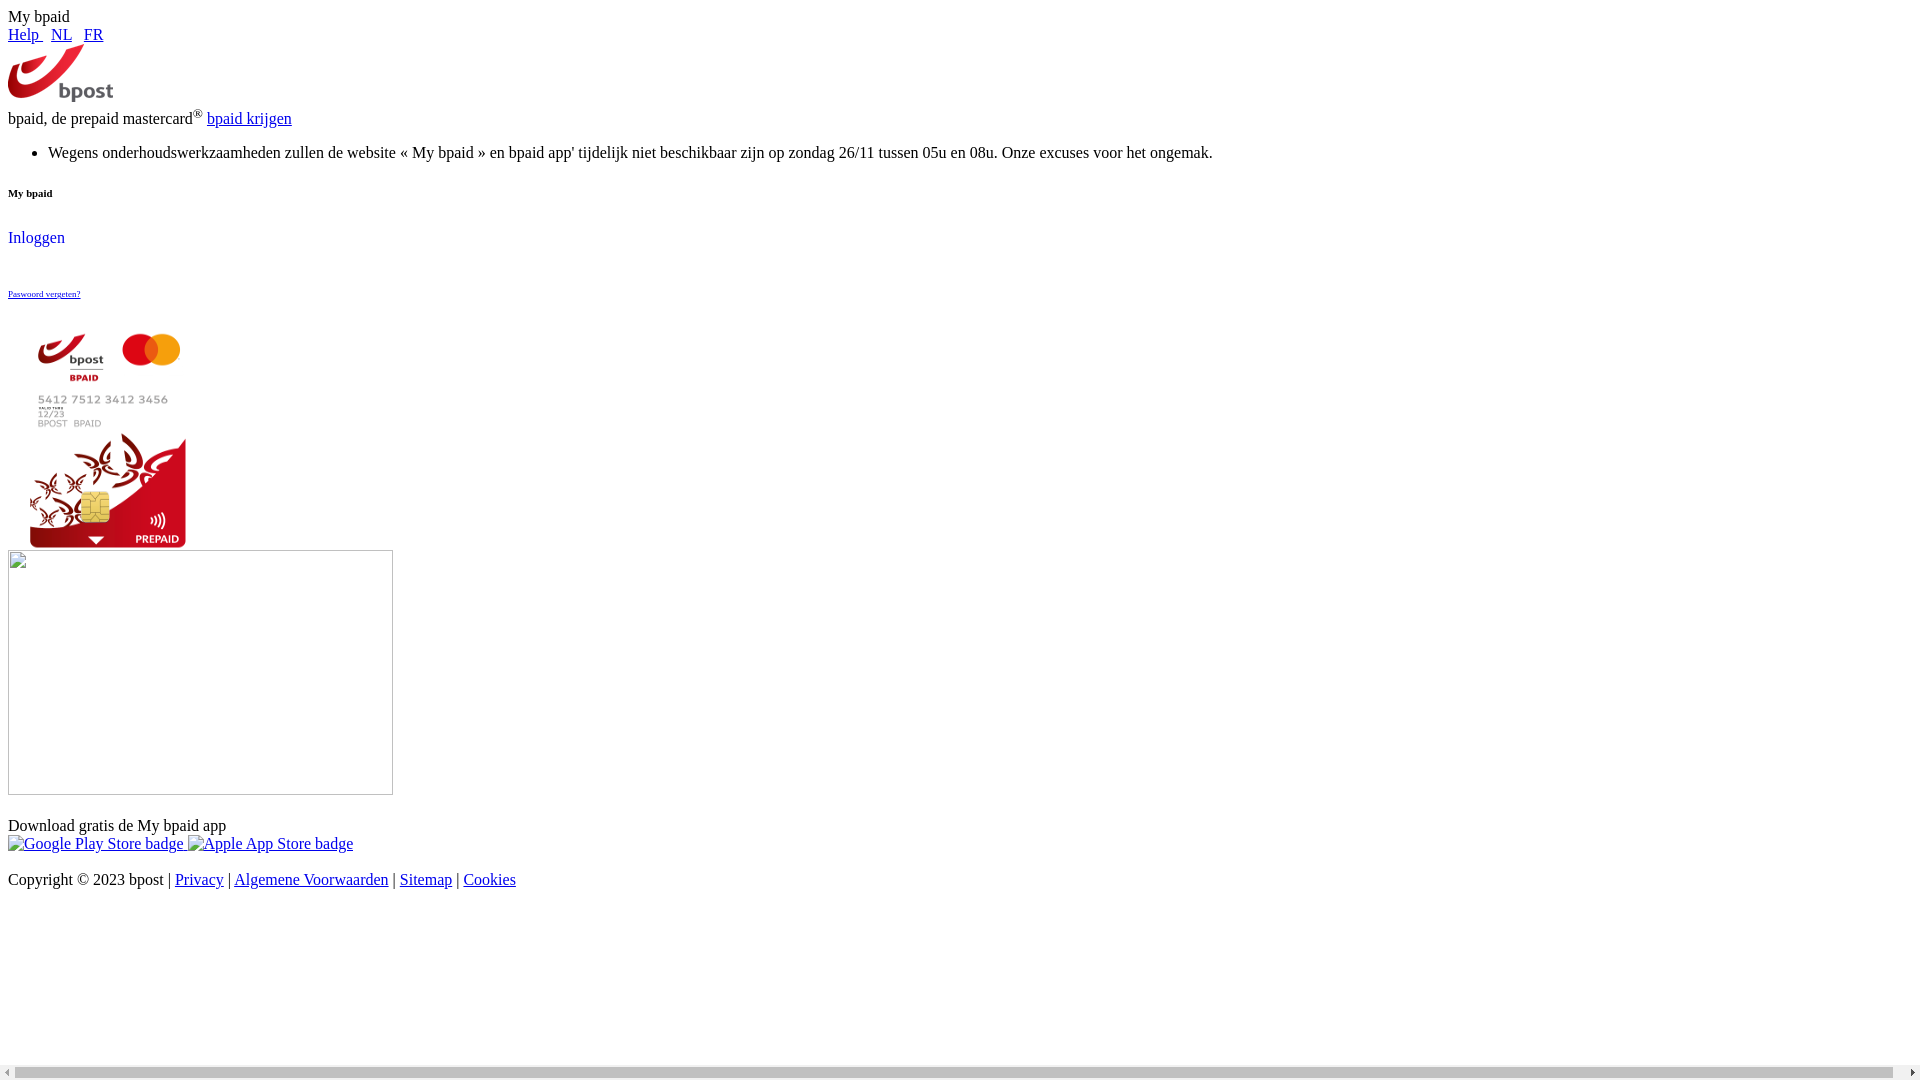 The width and height of the screenshot is (1920, 1080). What do you see at coordinates (36, 236) in the screenshot?
I see `'Inloggen'` at bounding box center [36, 236].